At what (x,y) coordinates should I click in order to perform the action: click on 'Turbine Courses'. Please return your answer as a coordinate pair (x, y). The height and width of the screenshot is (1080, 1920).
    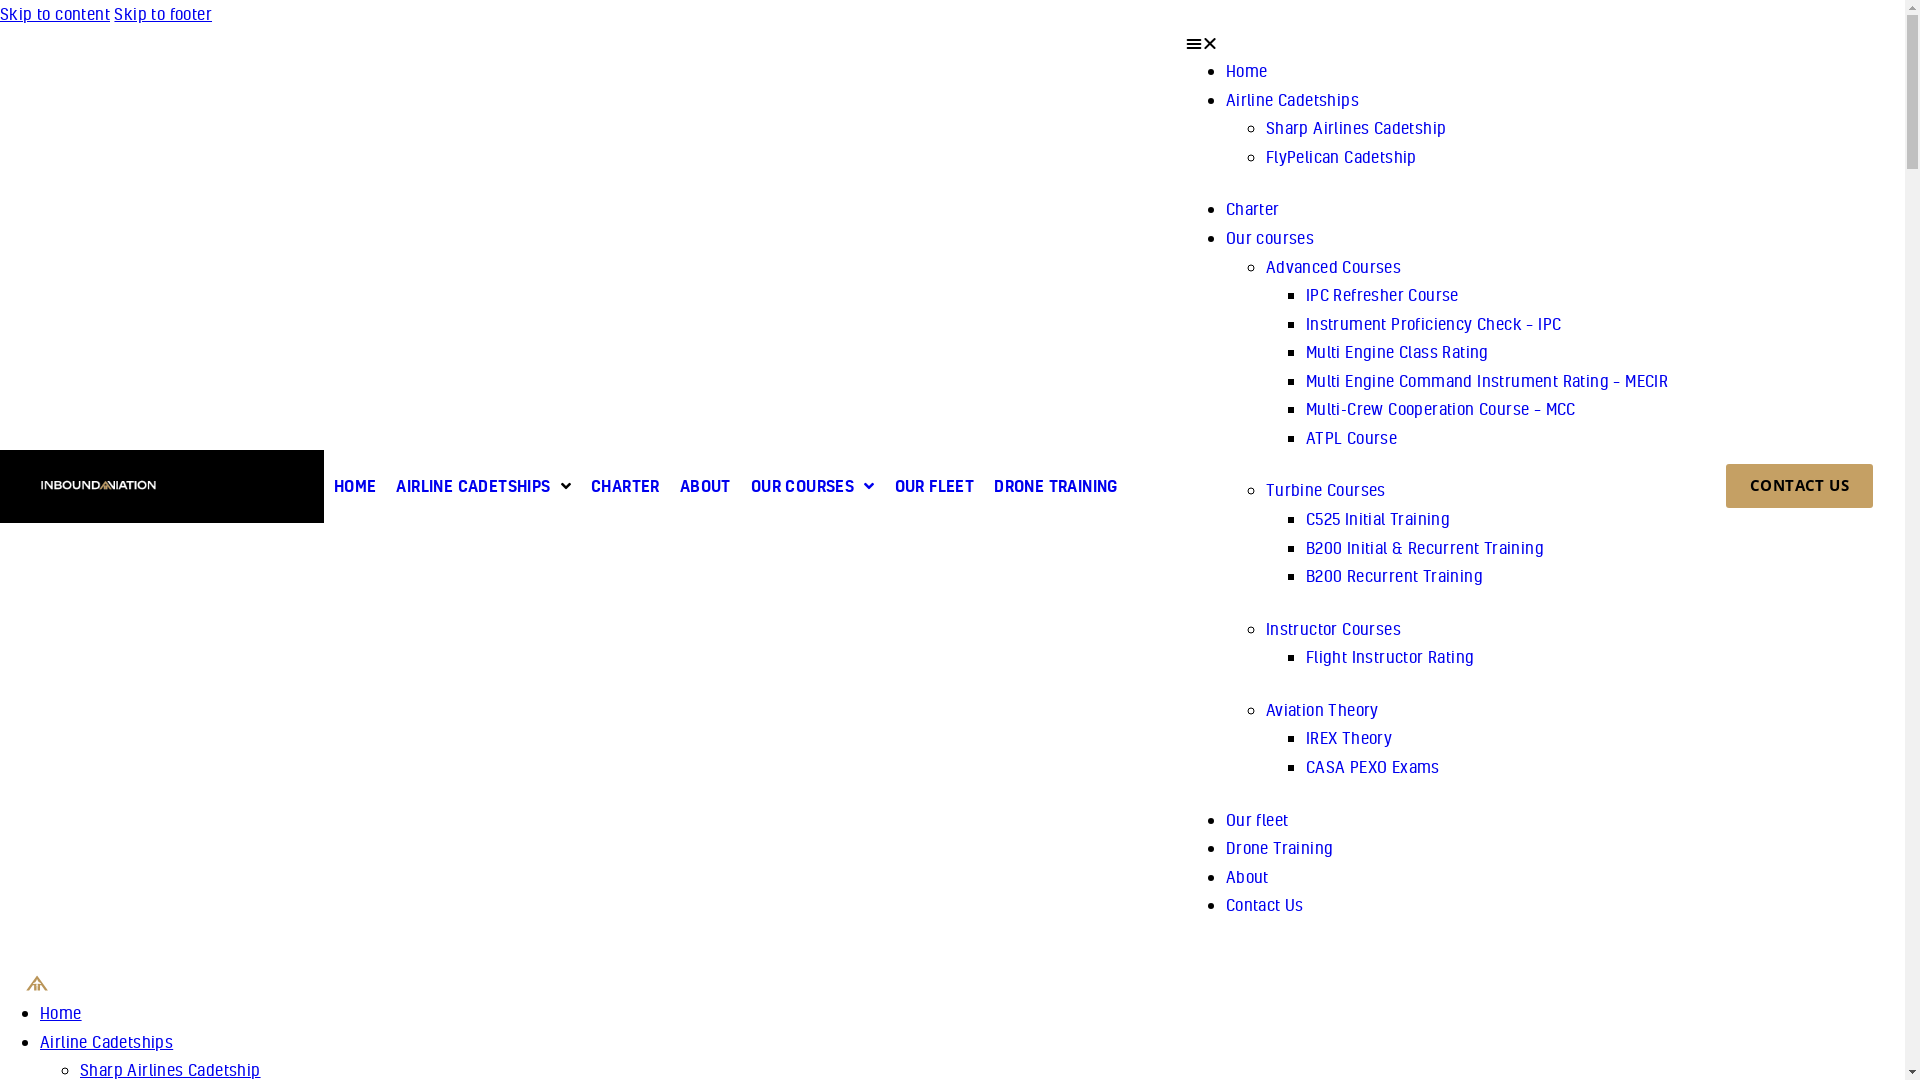
    Looking at the image, I should click on (1325, 489).